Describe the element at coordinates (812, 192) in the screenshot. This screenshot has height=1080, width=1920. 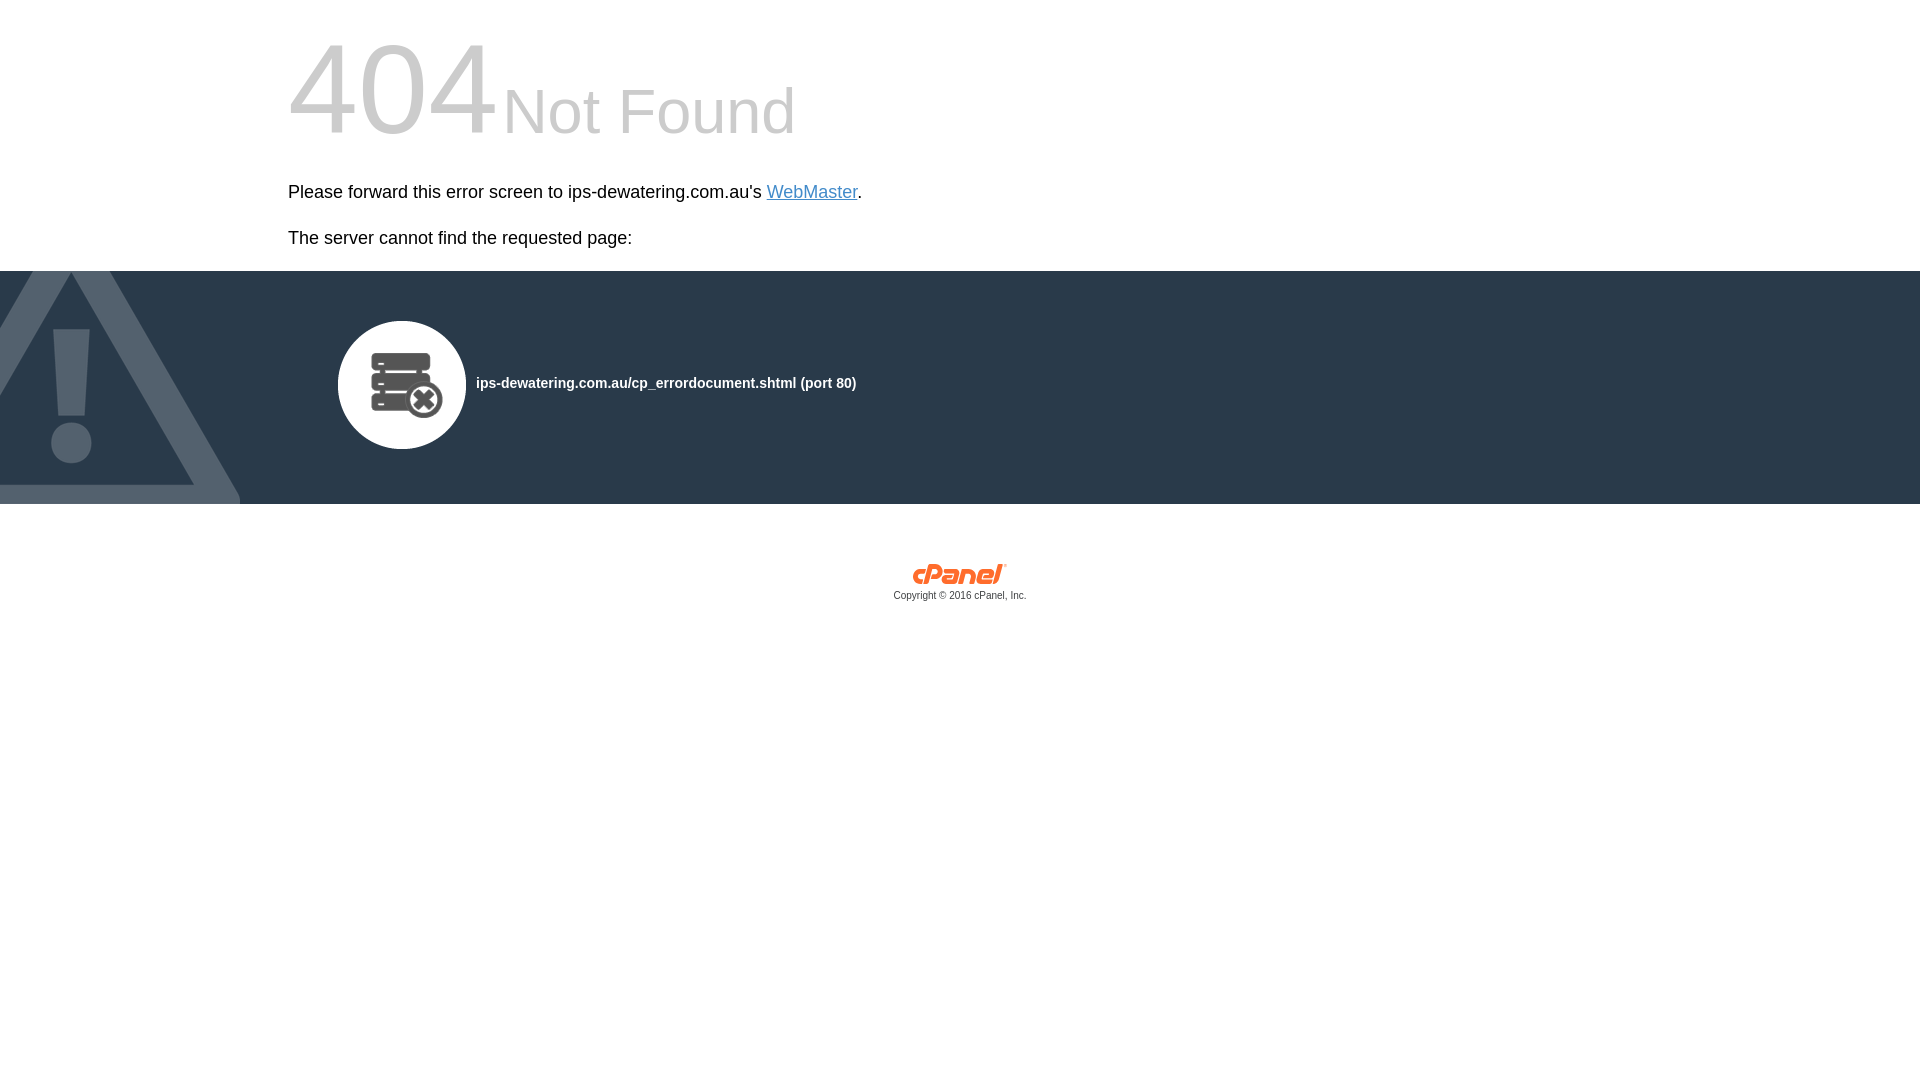
I see `'WebMaster'` at that location.